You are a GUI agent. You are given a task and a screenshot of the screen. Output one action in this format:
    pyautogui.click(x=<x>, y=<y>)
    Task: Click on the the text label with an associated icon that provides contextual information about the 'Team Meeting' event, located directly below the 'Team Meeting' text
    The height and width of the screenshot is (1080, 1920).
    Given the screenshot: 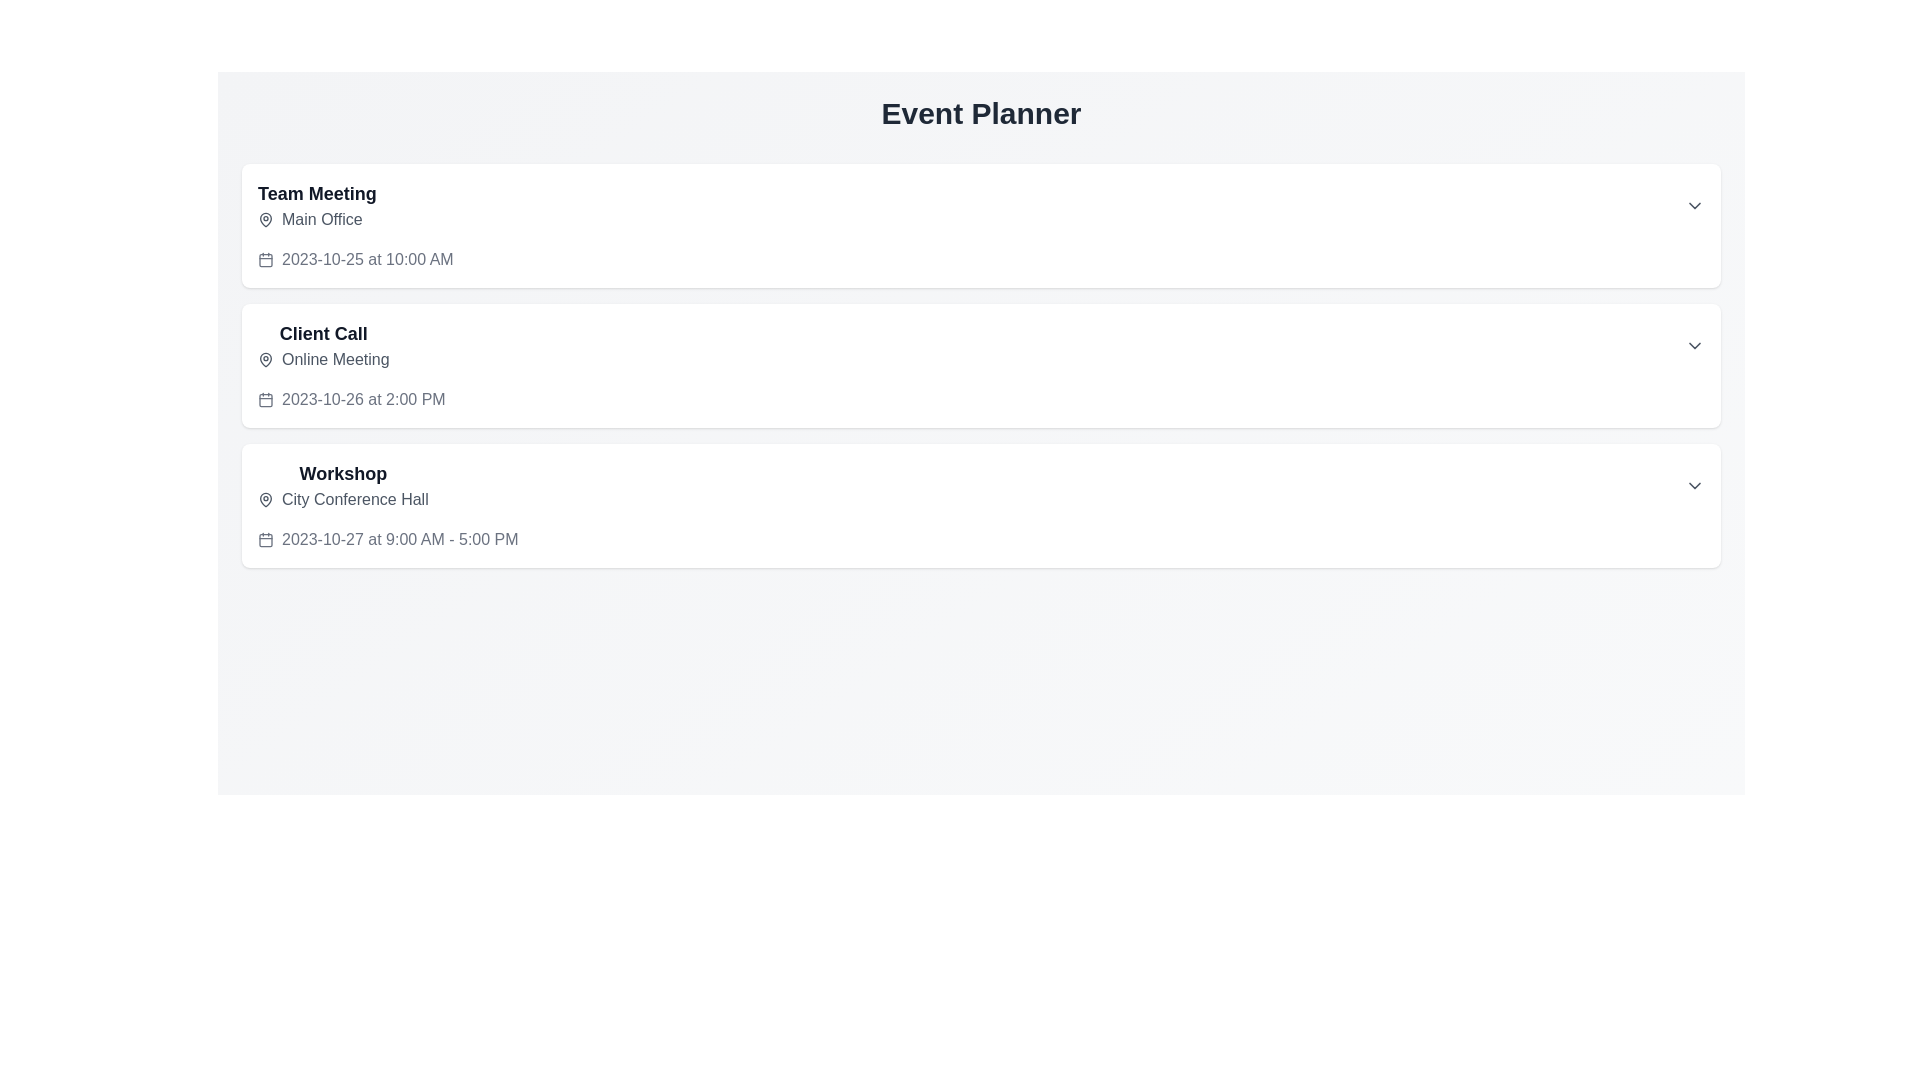 What is the action you would take?
    pyautogui.click(x=316, y=219)
    